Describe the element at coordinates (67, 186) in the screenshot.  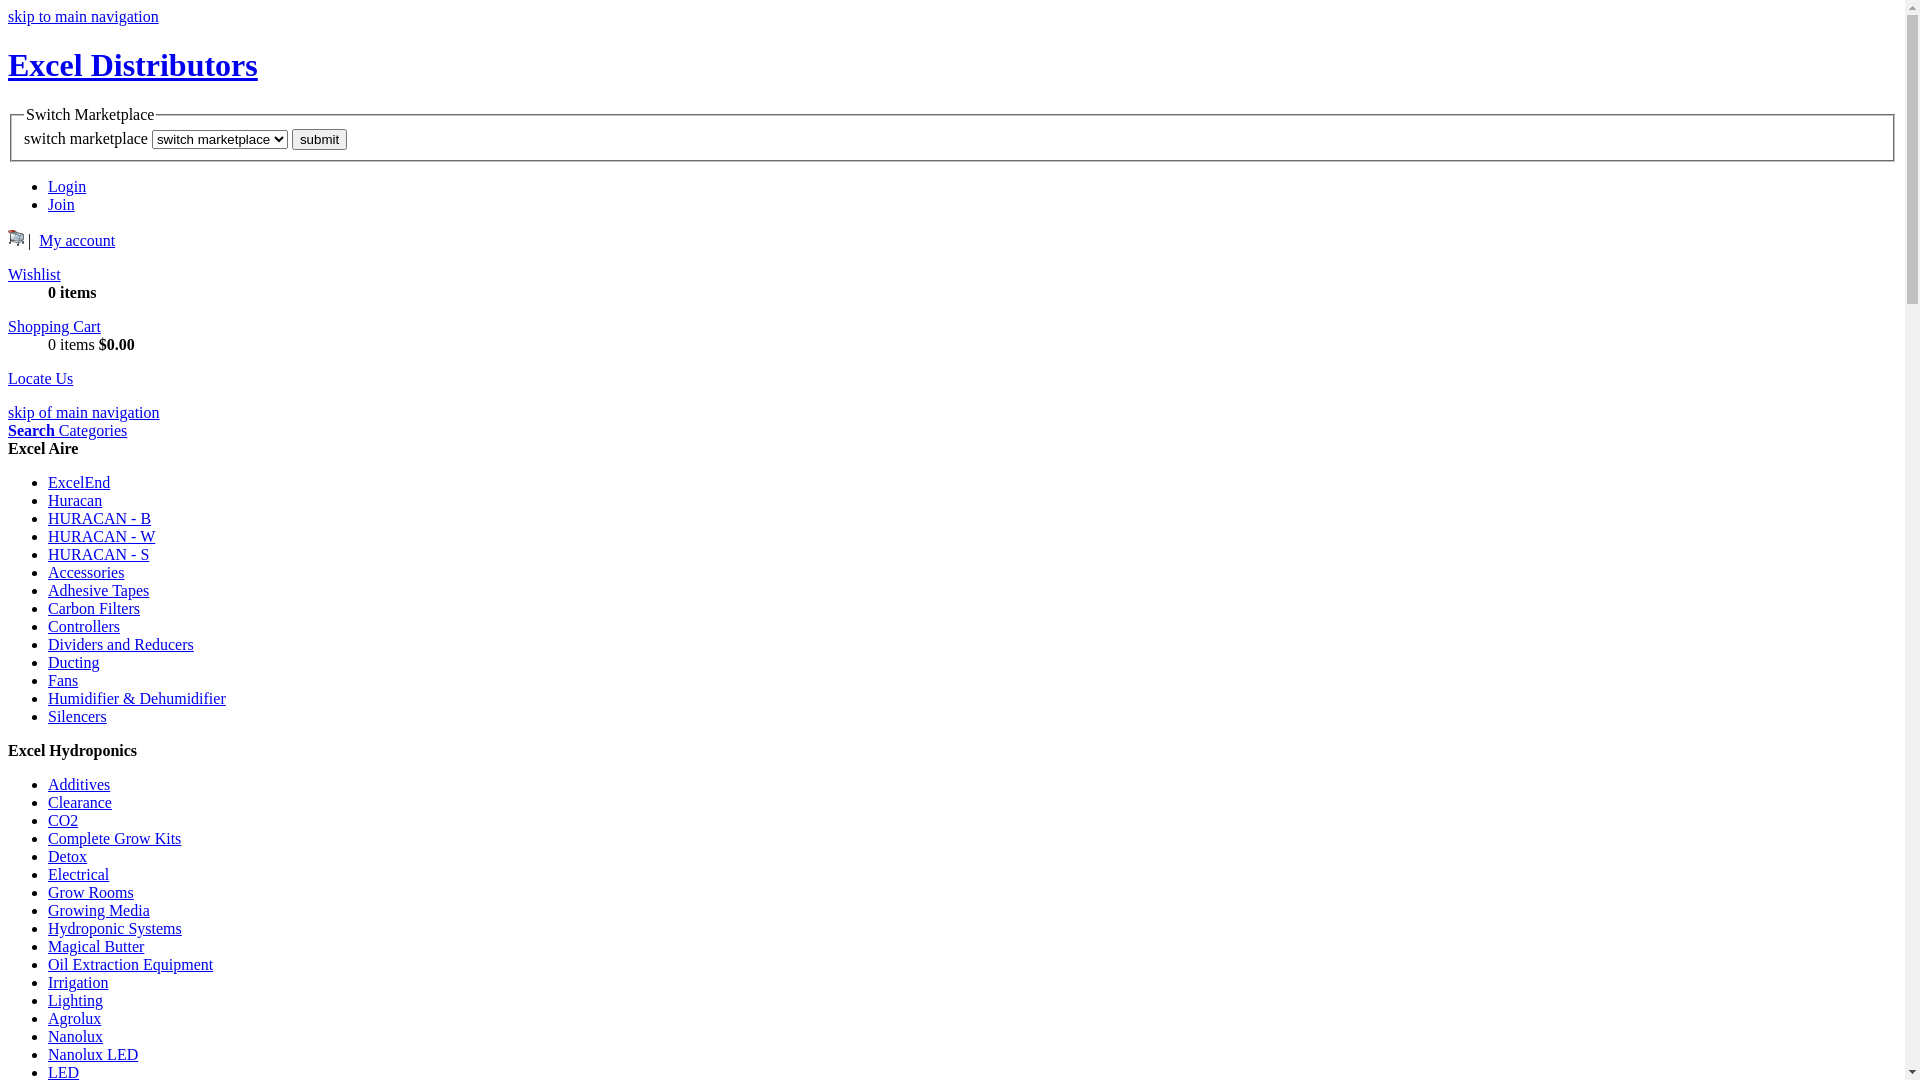
I see `'Login'` at that location.